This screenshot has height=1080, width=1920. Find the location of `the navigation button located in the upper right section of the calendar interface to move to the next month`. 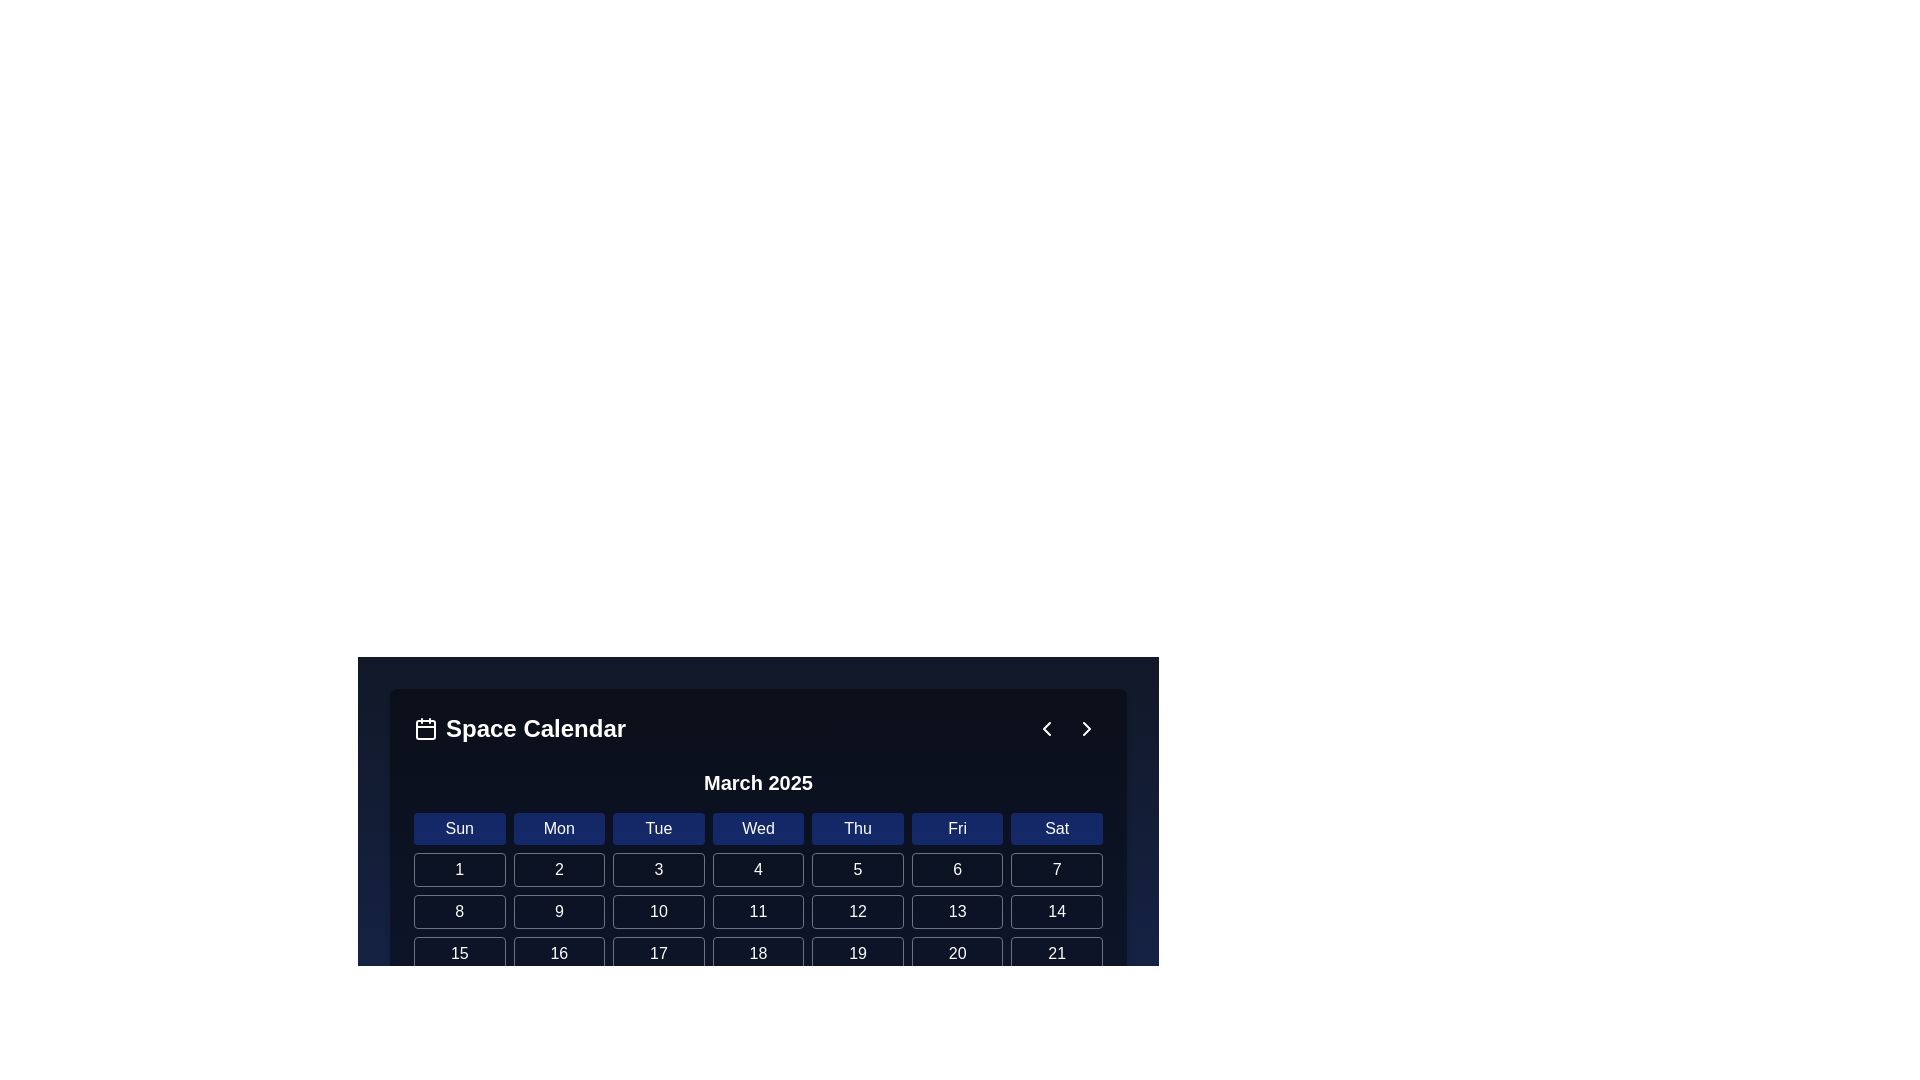

the navigation button located in the upper right section of the calendar interface to move to the next month is located at coordinates (1085, 729).